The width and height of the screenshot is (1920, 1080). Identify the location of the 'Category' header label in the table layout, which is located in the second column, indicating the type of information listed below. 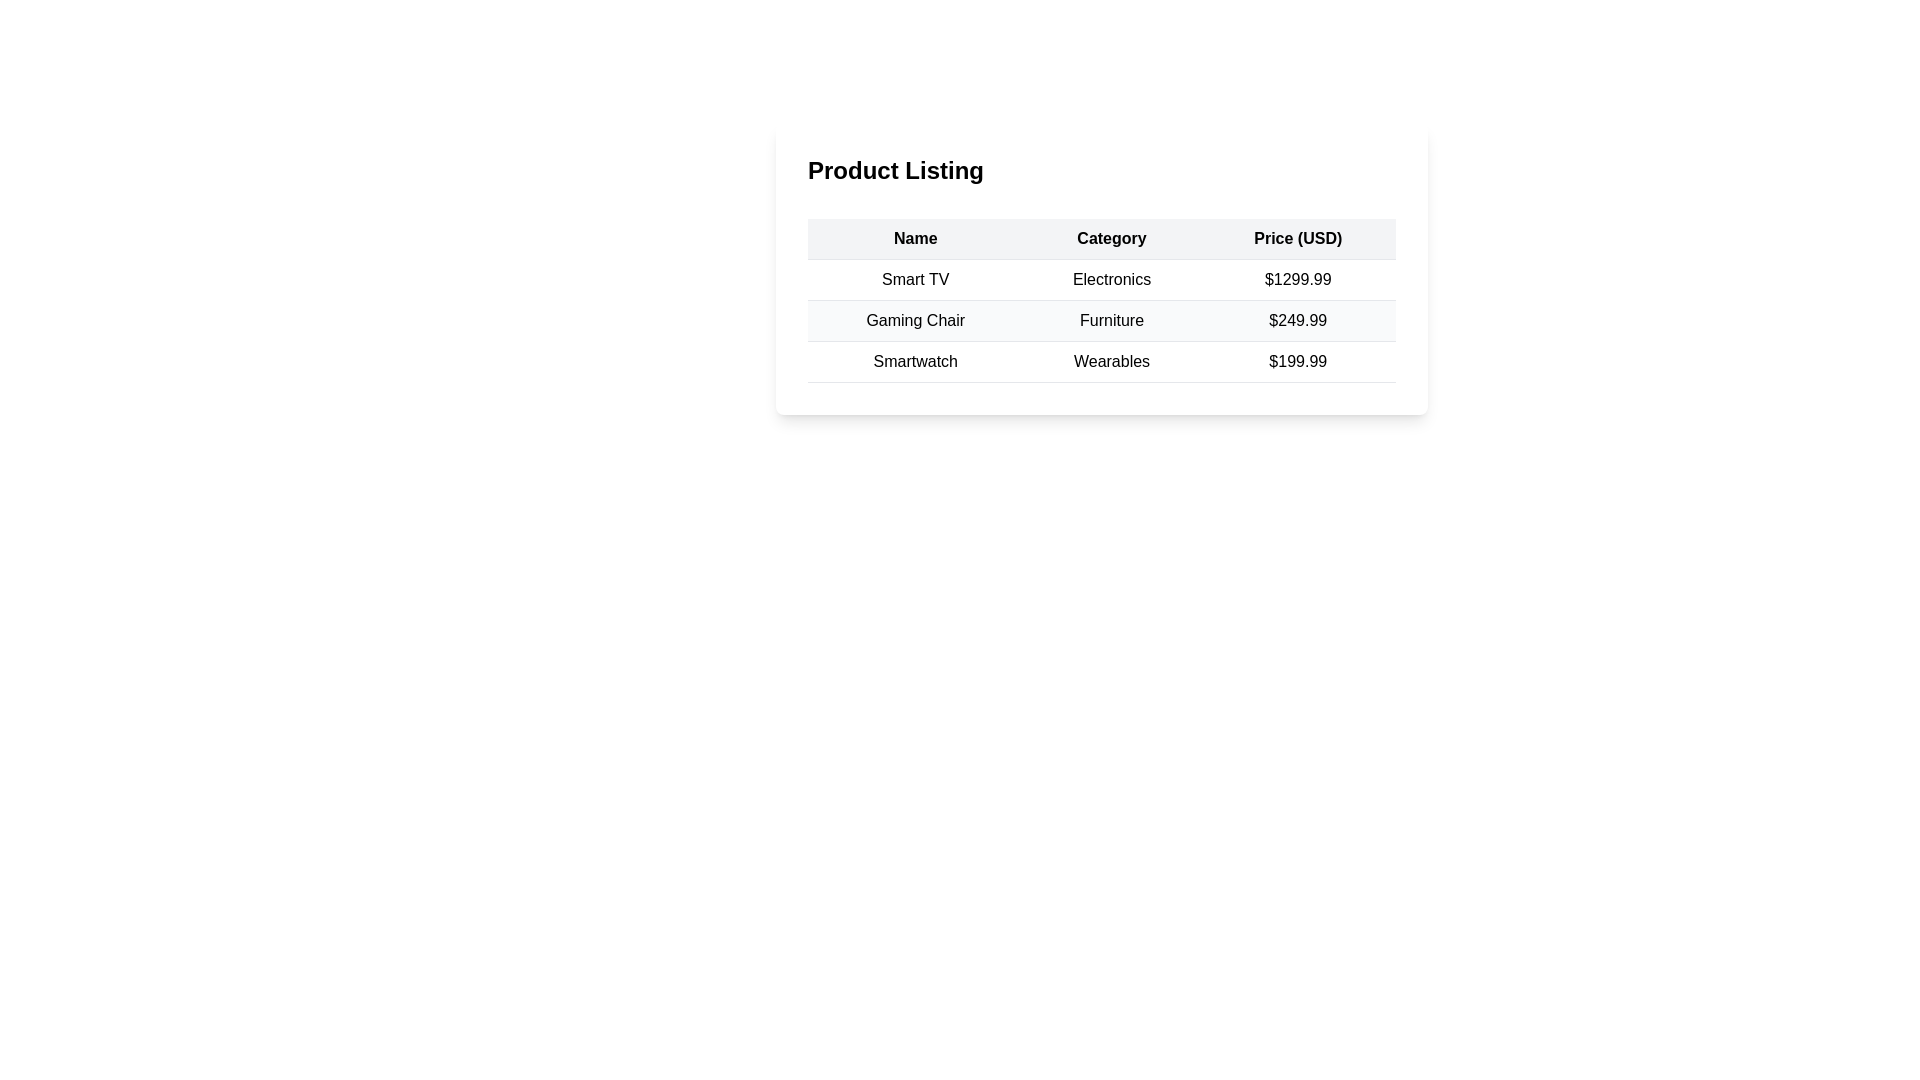
(1111, 238).